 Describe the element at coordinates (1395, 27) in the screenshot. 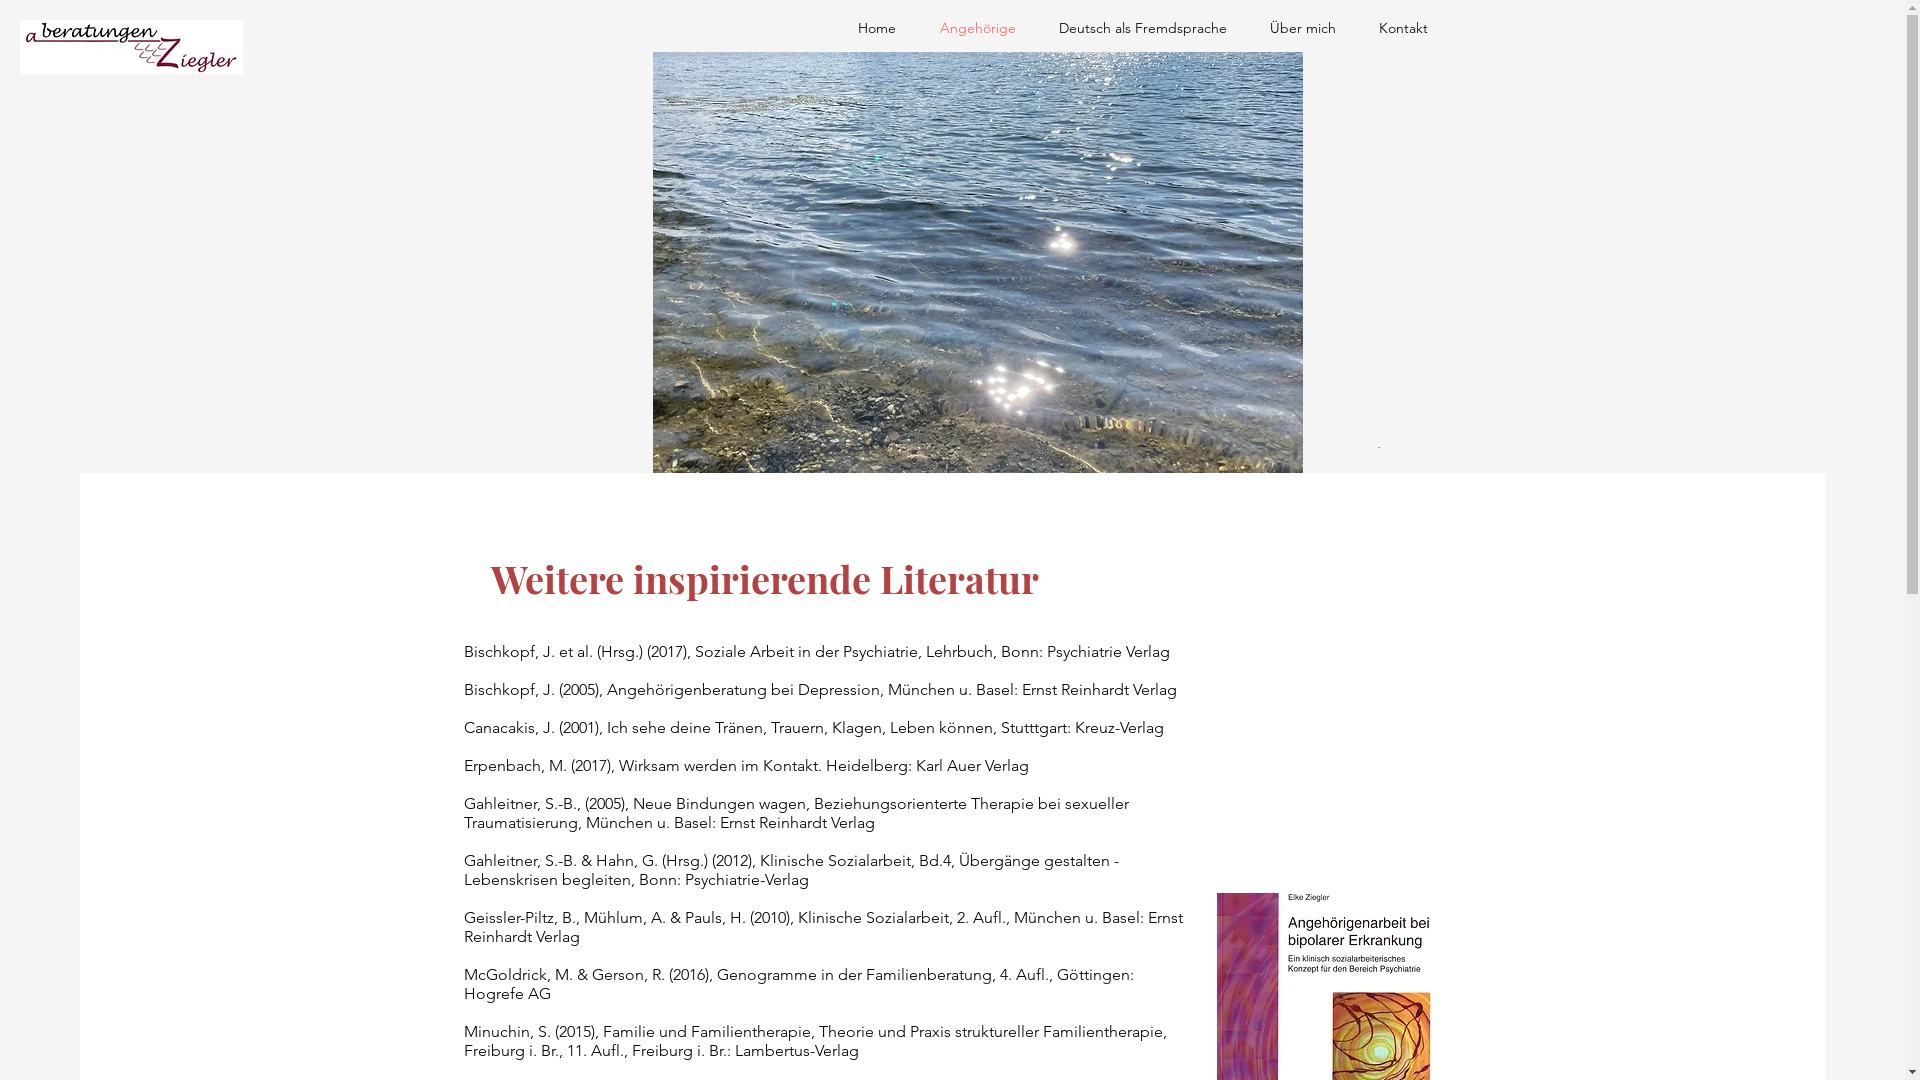

I see `'Kontakt'` at that location.